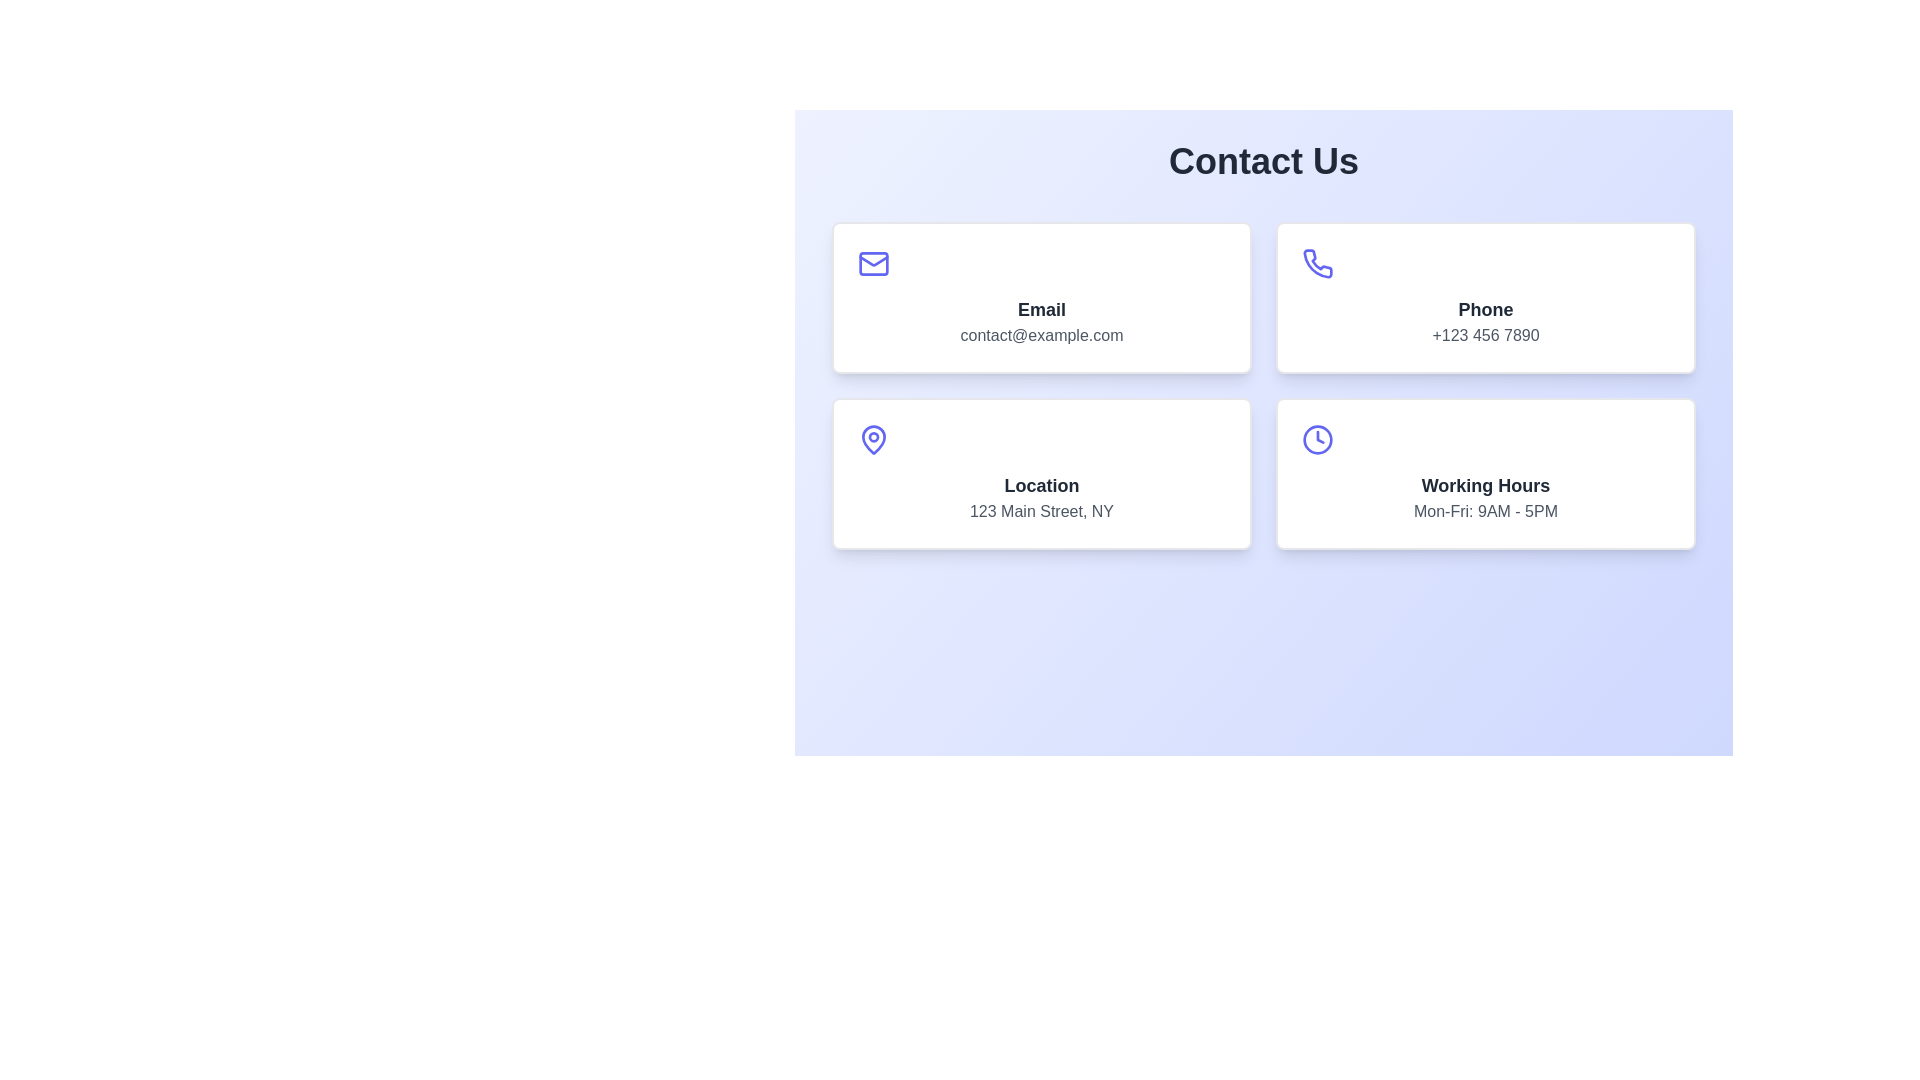 This screenshot has height=1080, width=1920. I want to click on the phone icon located in the top-right card of the grid containing contact information, positioned to the right of the 'Email' card and above the 'Working Hours' card, so click(1318, 262).